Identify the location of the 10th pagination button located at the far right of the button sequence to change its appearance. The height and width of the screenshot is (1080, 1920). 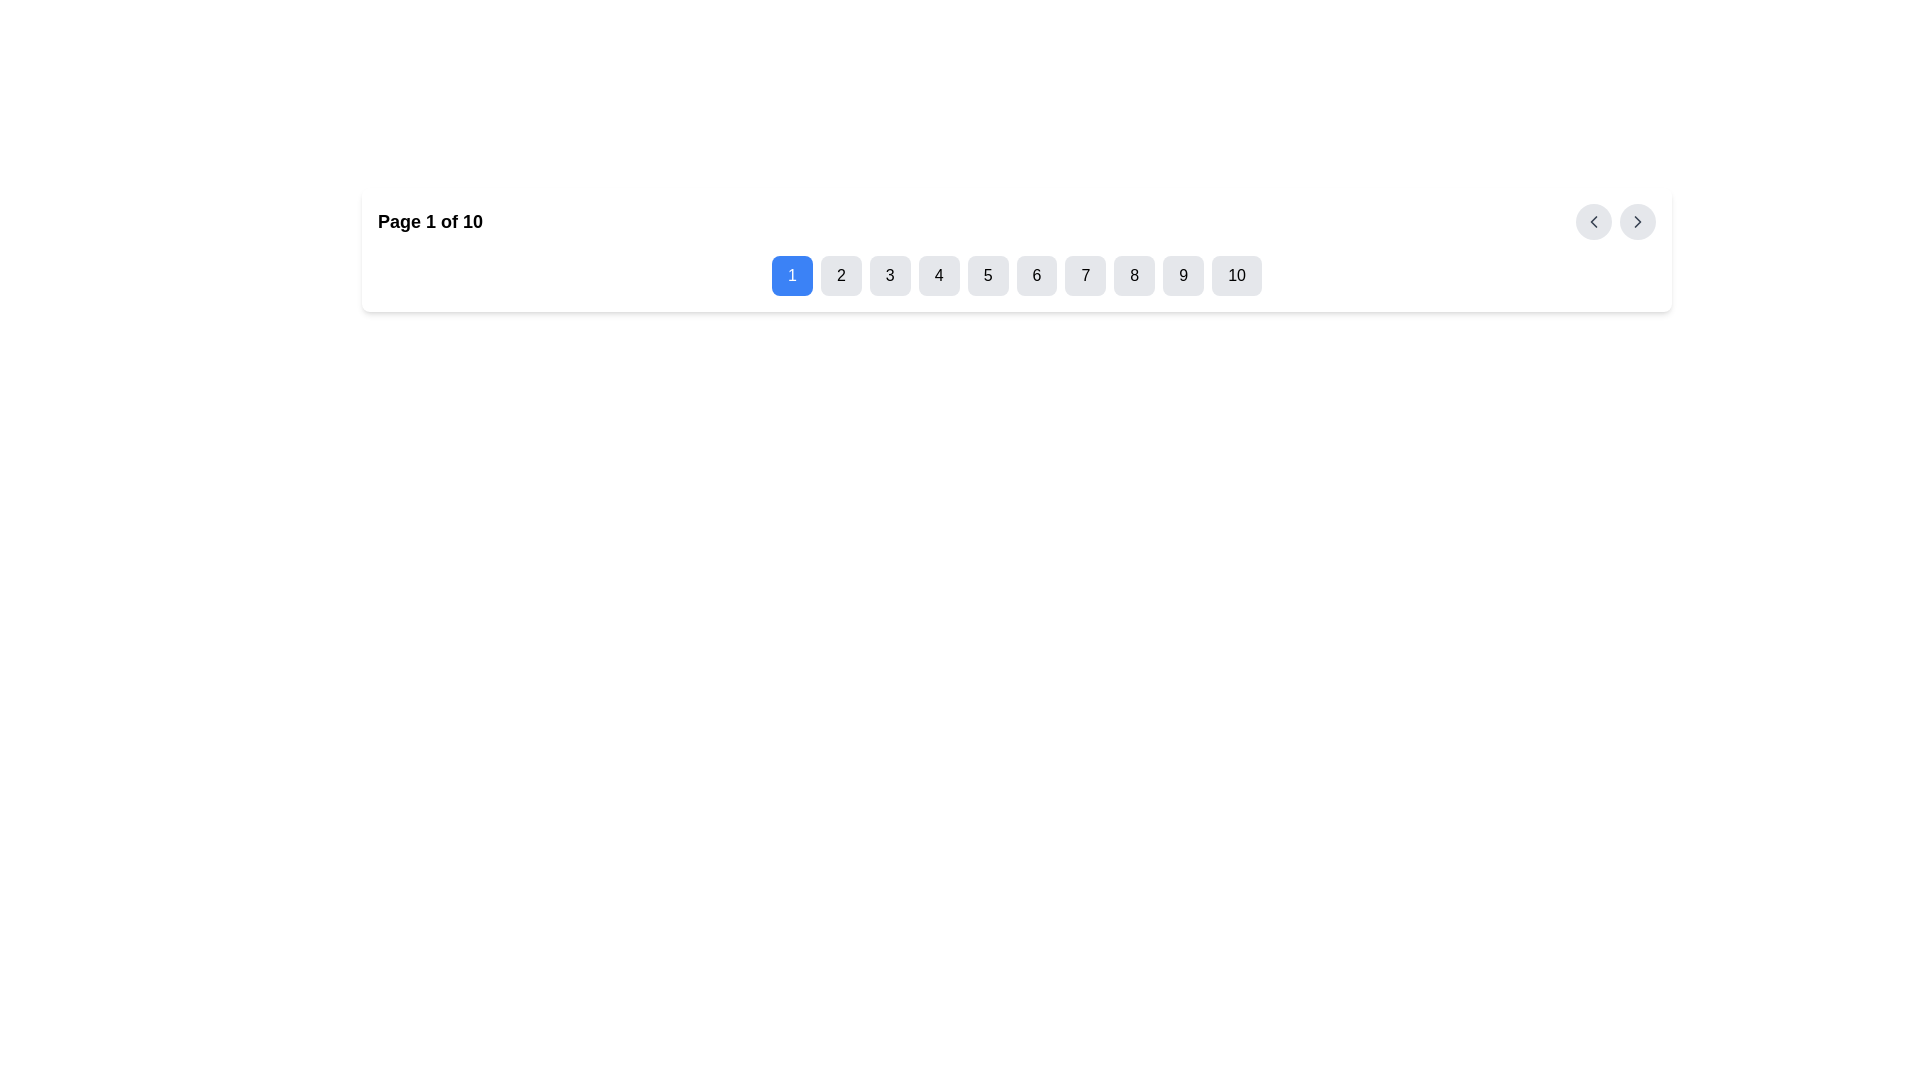
(1236, 276).